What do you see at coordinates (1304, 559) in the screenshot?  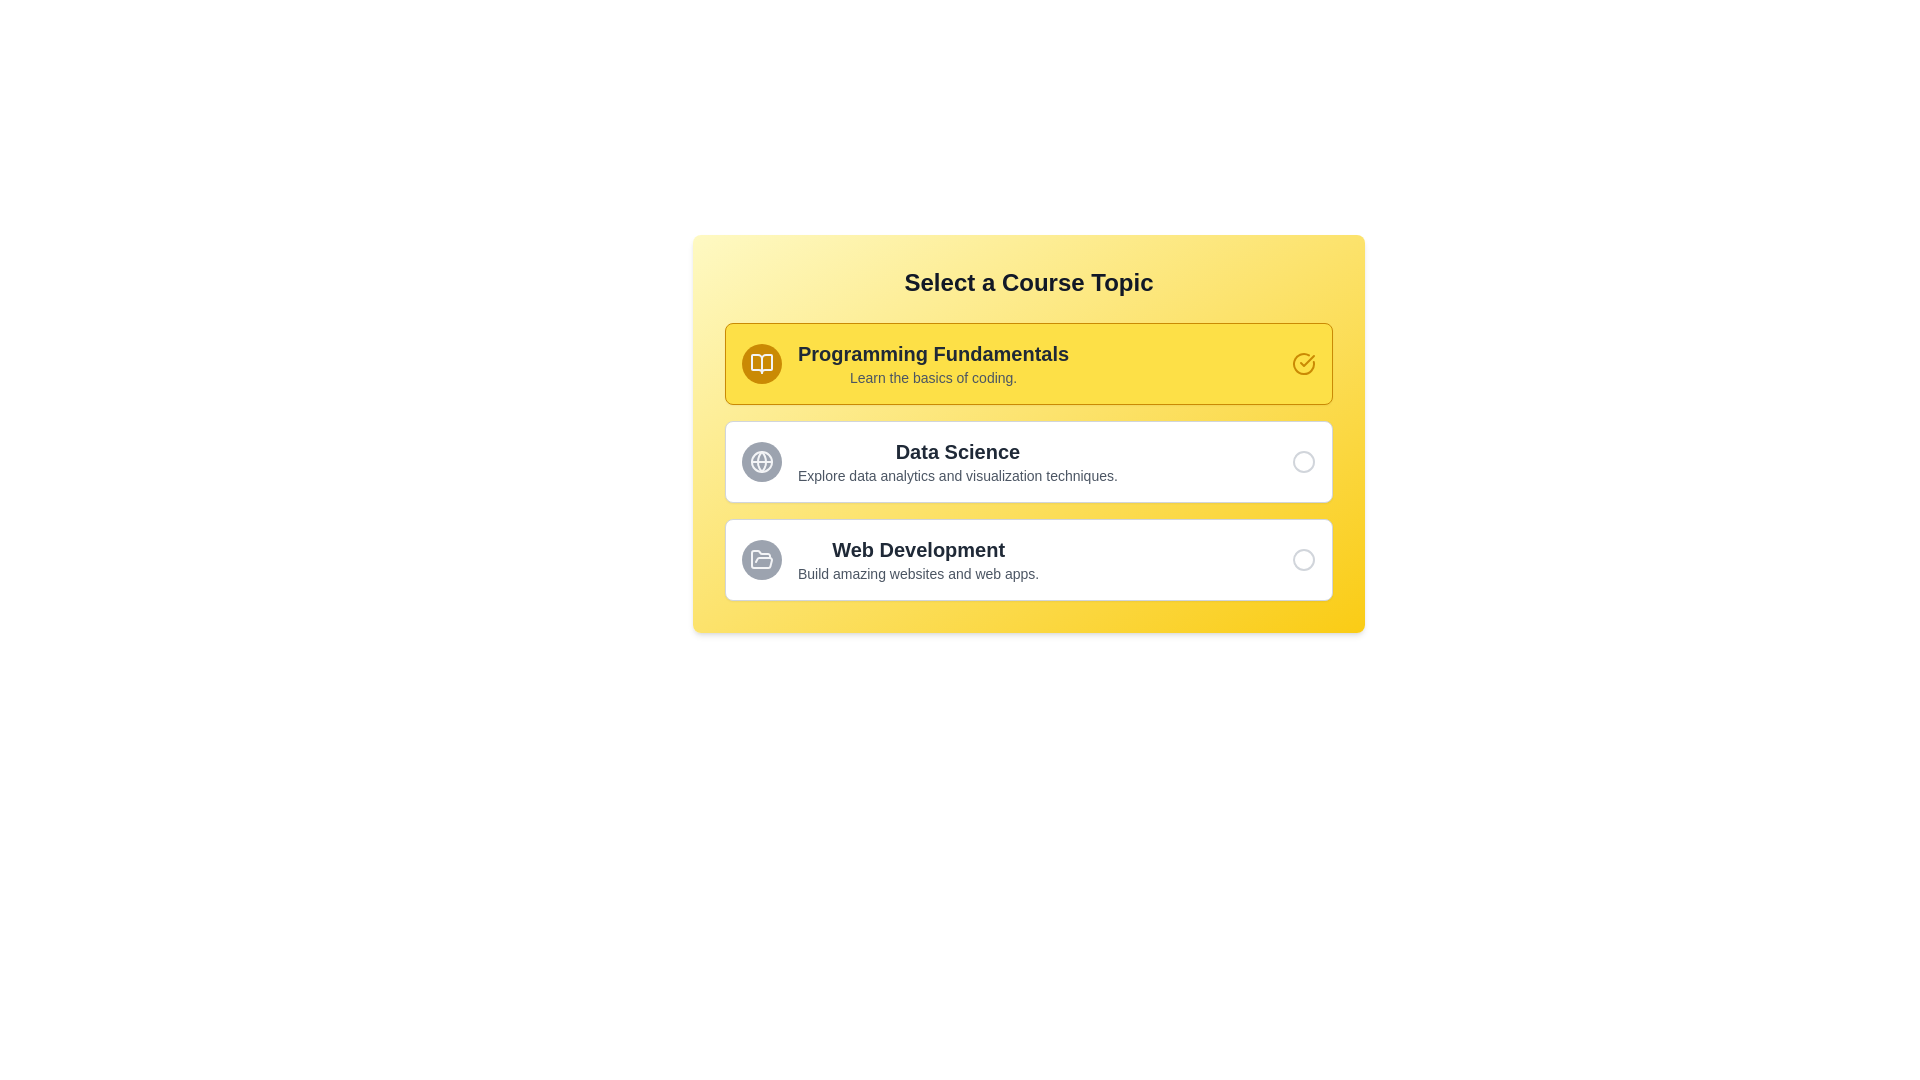 I see `the unselected radio button located at the far right of the 'Web Development' section to provide potential additional visual feedback` at bounding box center [1304, 559].